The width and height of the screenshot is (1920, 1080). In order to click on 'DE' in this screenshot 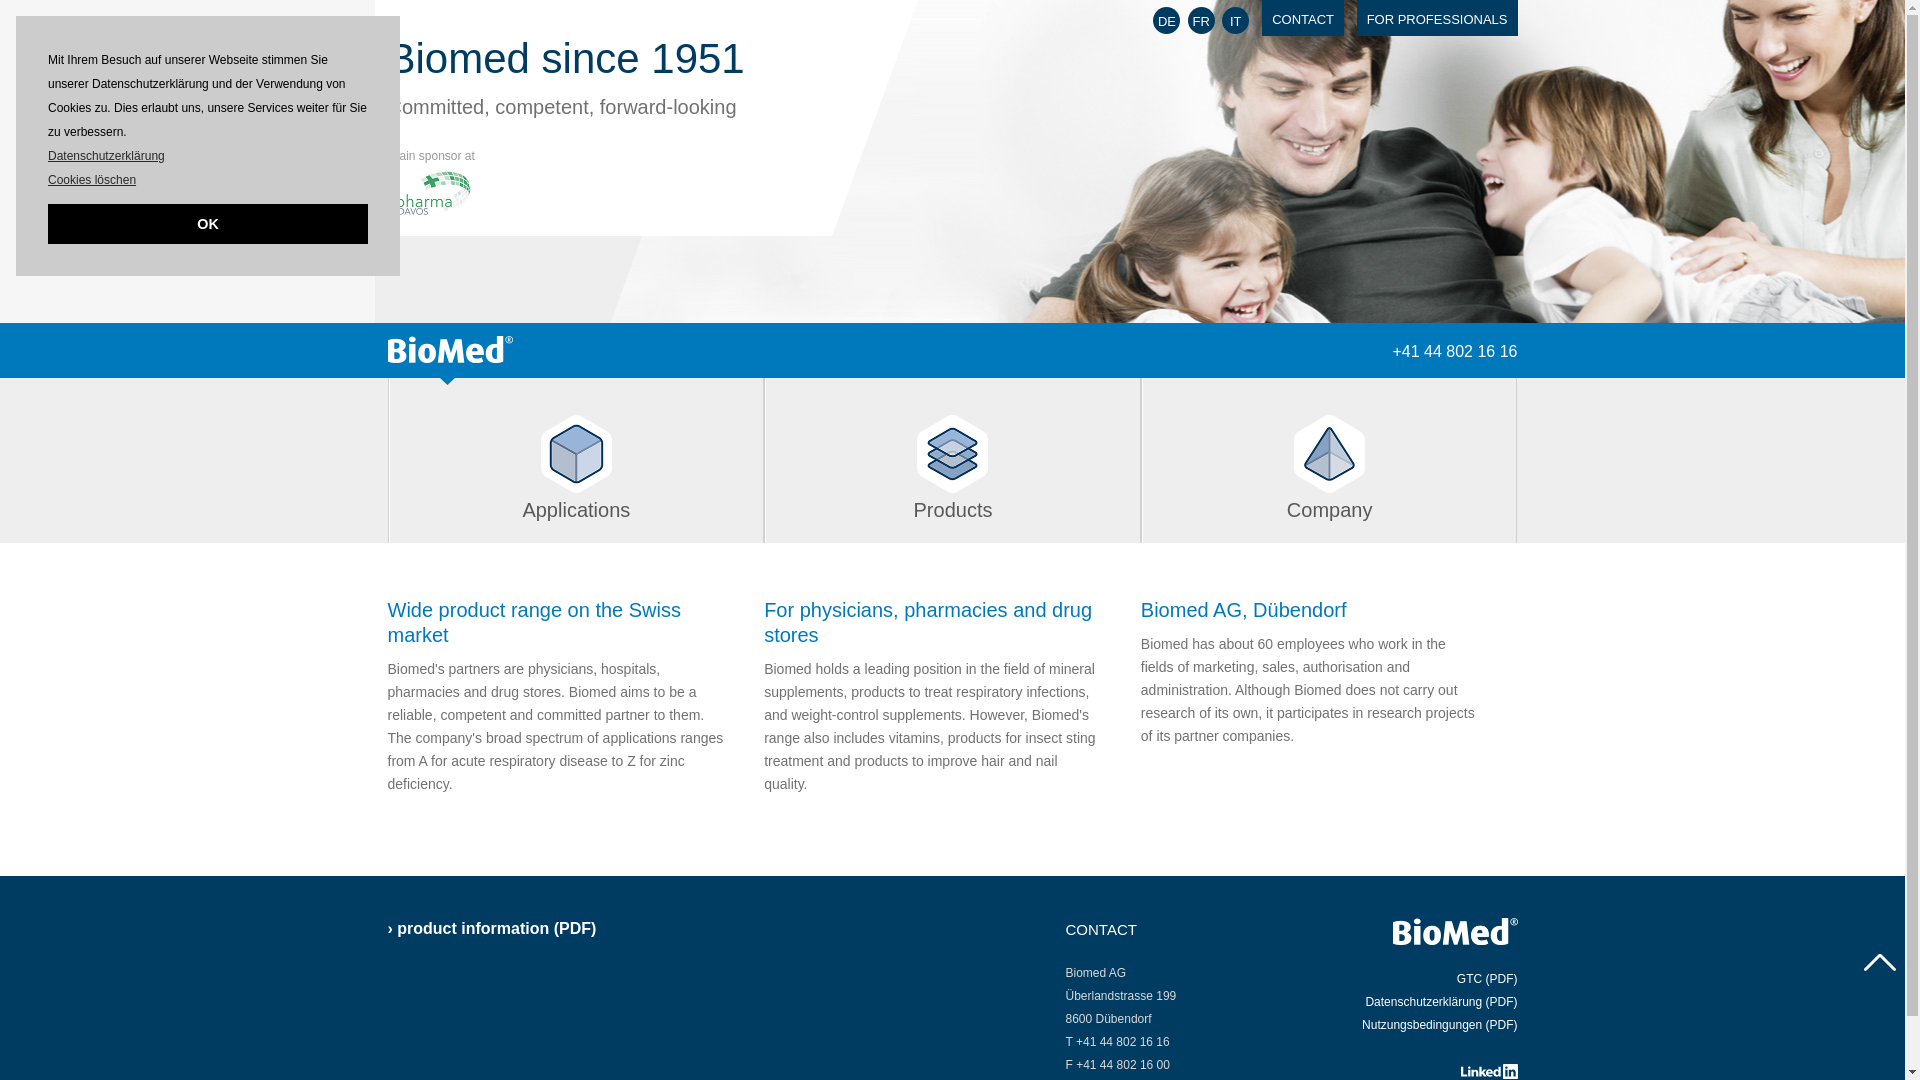, I will do `click(1166, 20)`.